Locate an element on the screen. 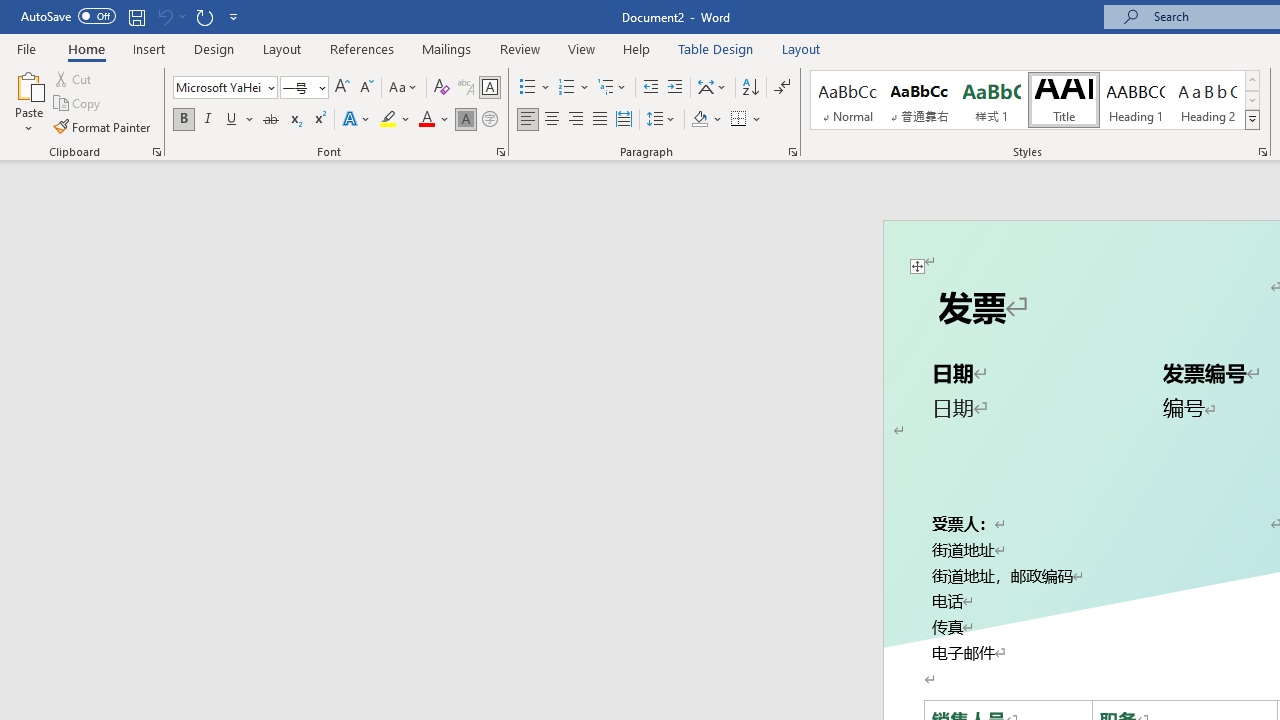 This screenshot has width=1280, height=720. 'Underline' is located at coordinates (240, 119).